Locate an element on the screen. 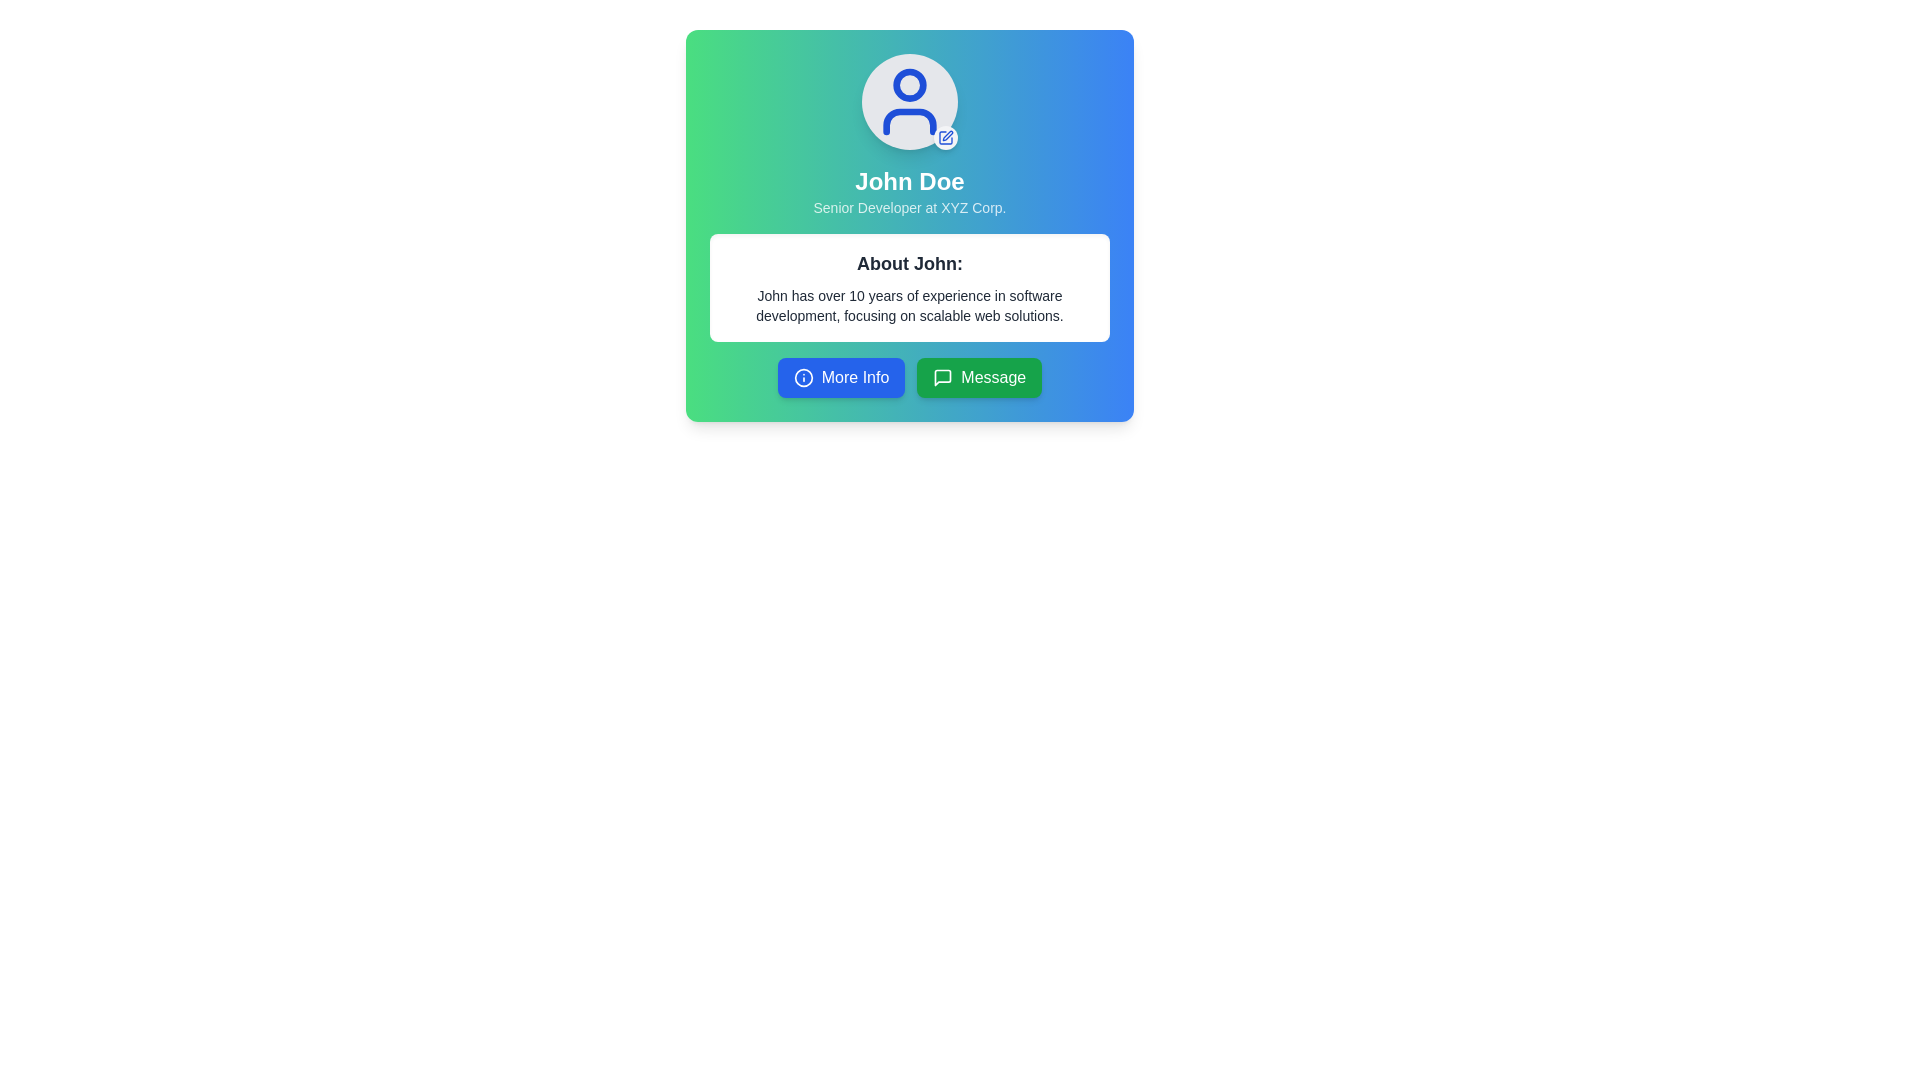 This screenshot has width=1920, height=1080. the decorative graphic component centered within the user profile icon at the top of the profile card, which is styled with a border and located above the name 'John Doe' is located at coordinates (909, 83).